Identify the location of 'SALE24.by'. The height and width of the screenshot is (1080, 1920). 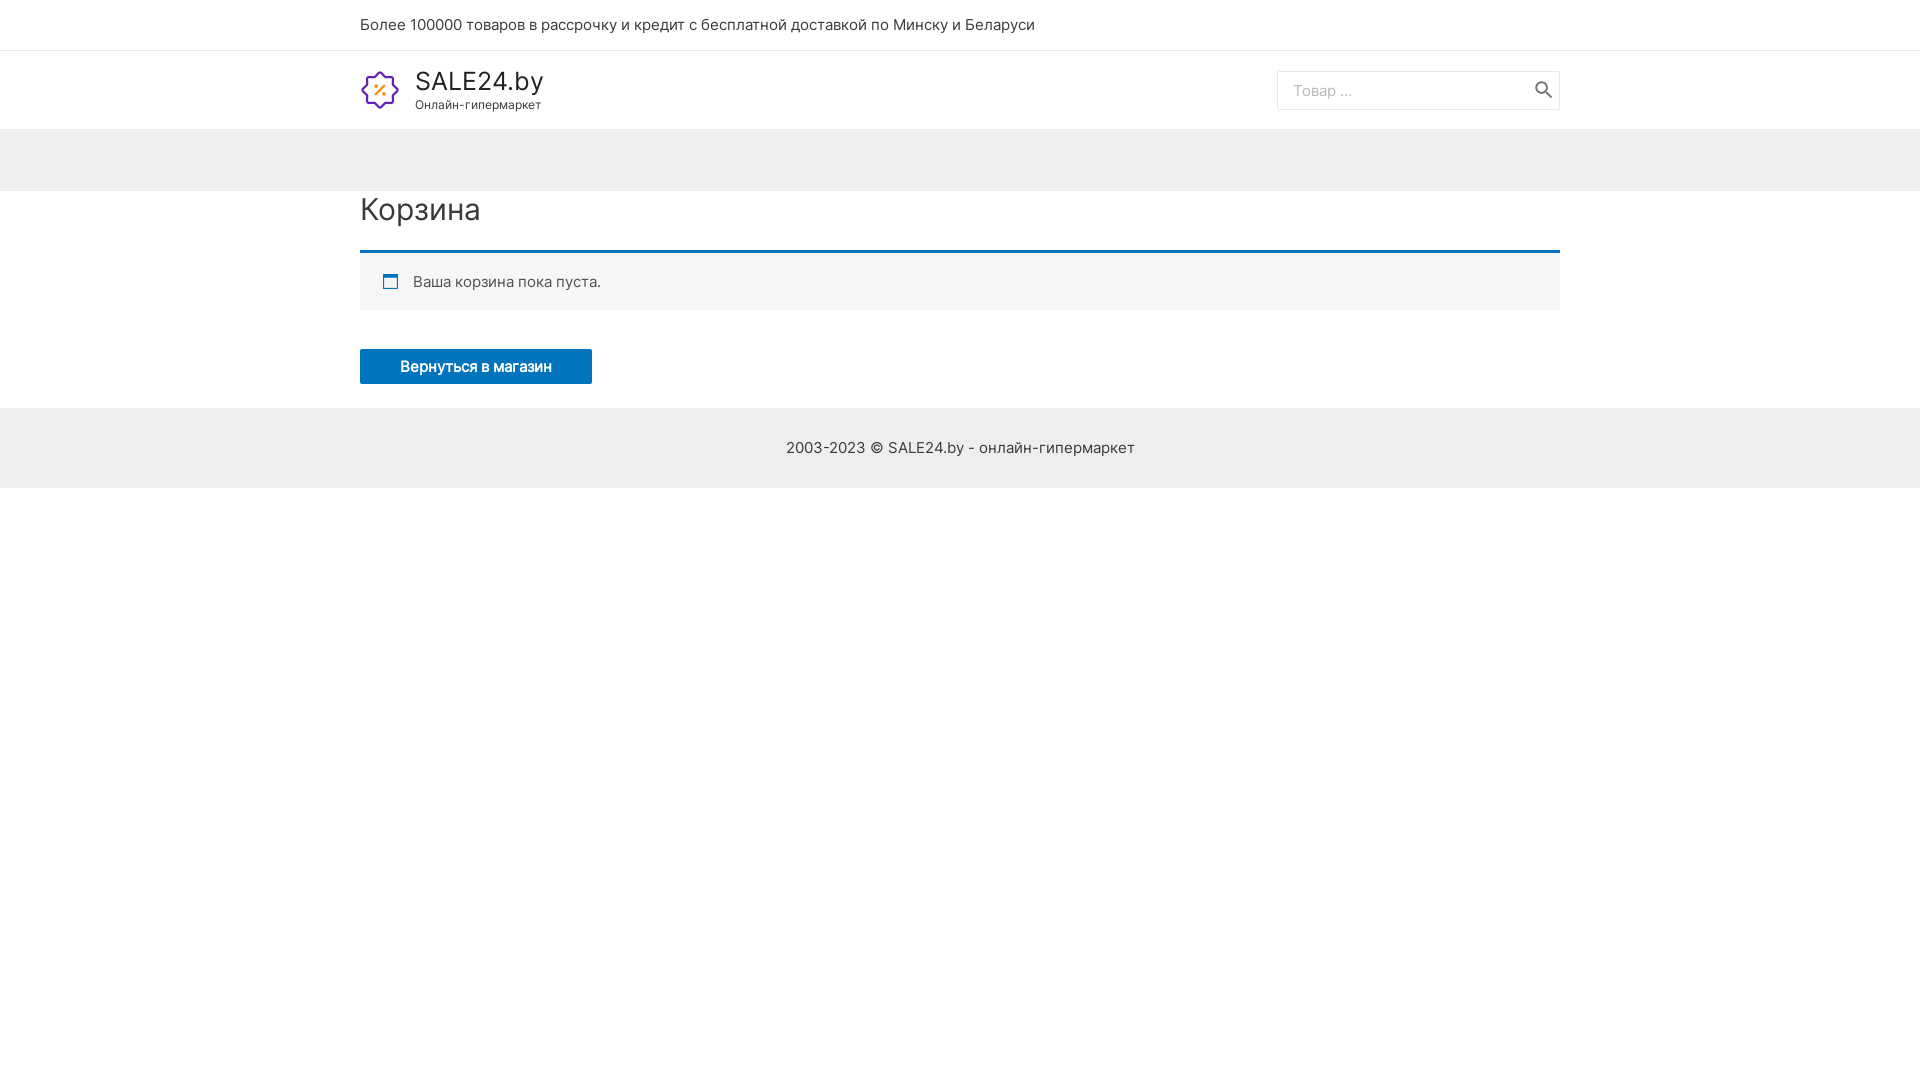
(413, 80).